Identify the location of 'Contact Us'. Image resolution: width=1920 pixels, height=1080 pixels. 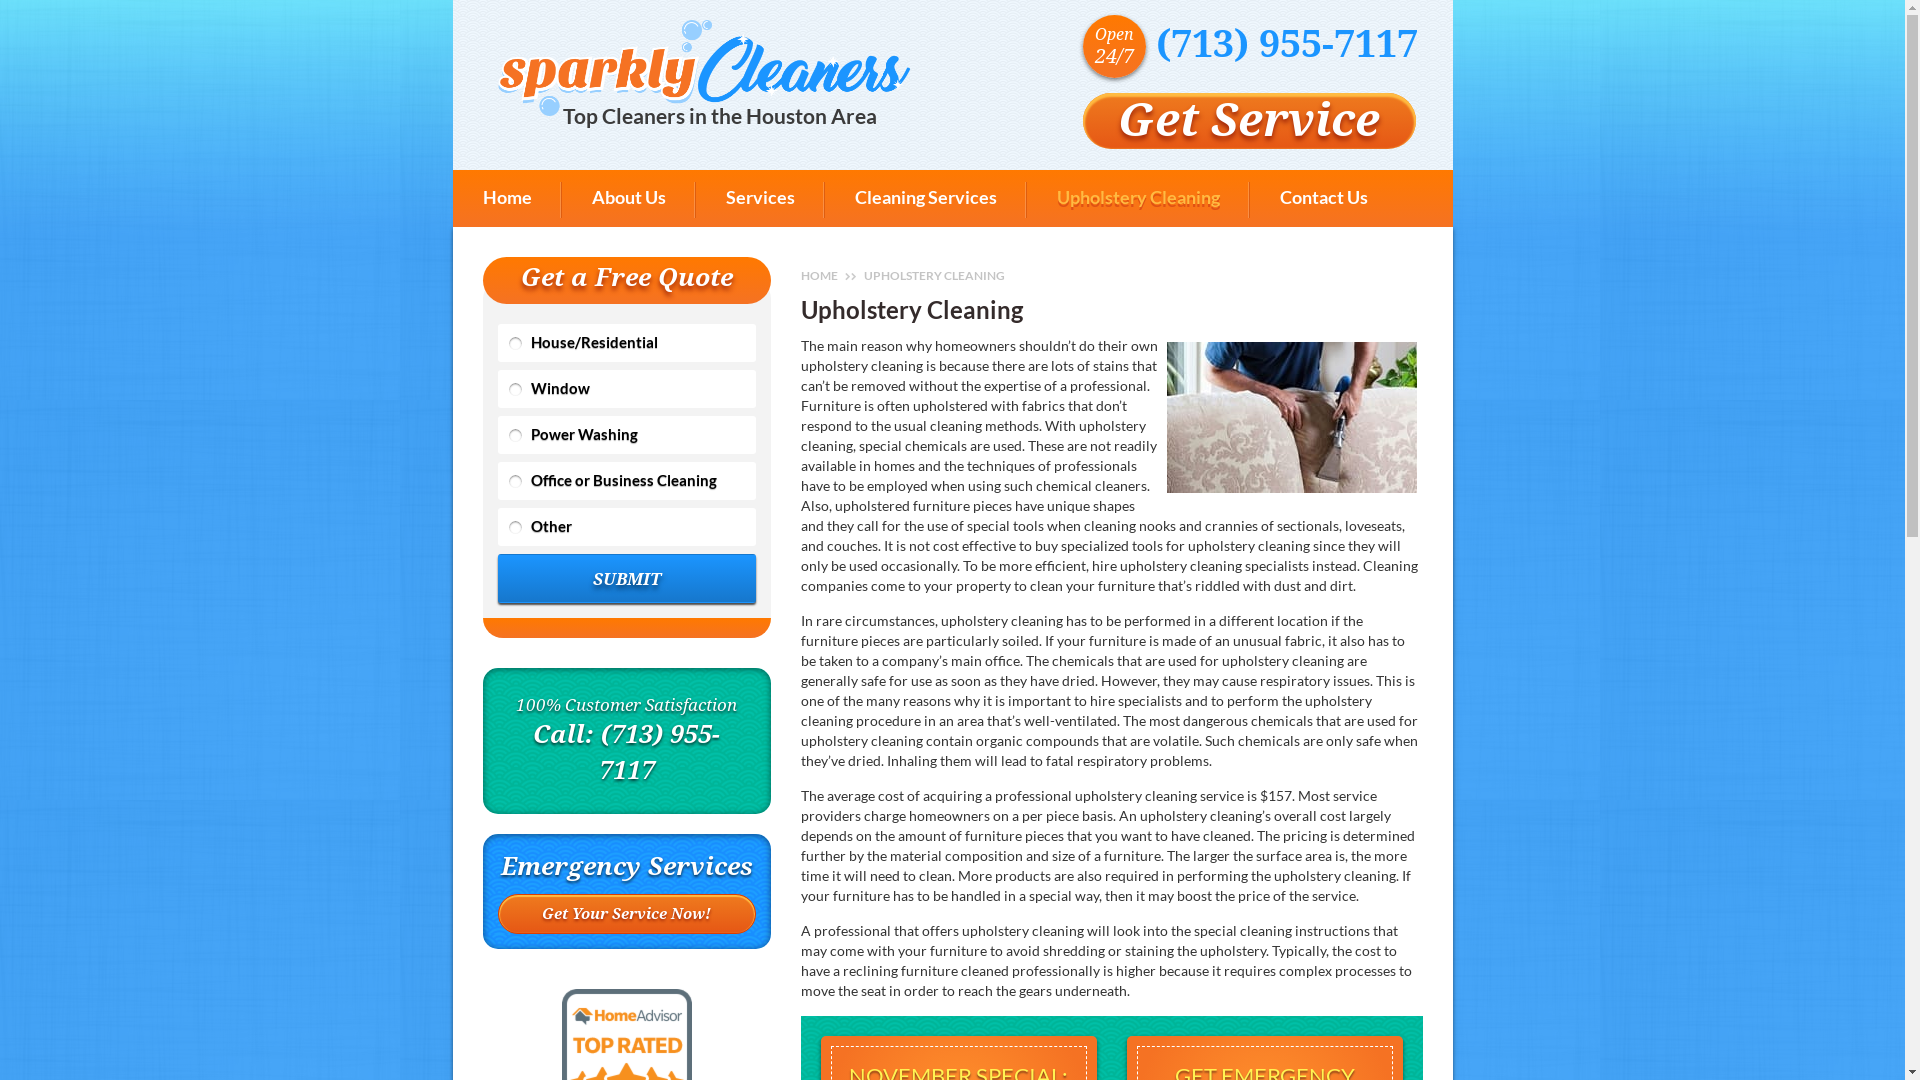
(1324, 197).